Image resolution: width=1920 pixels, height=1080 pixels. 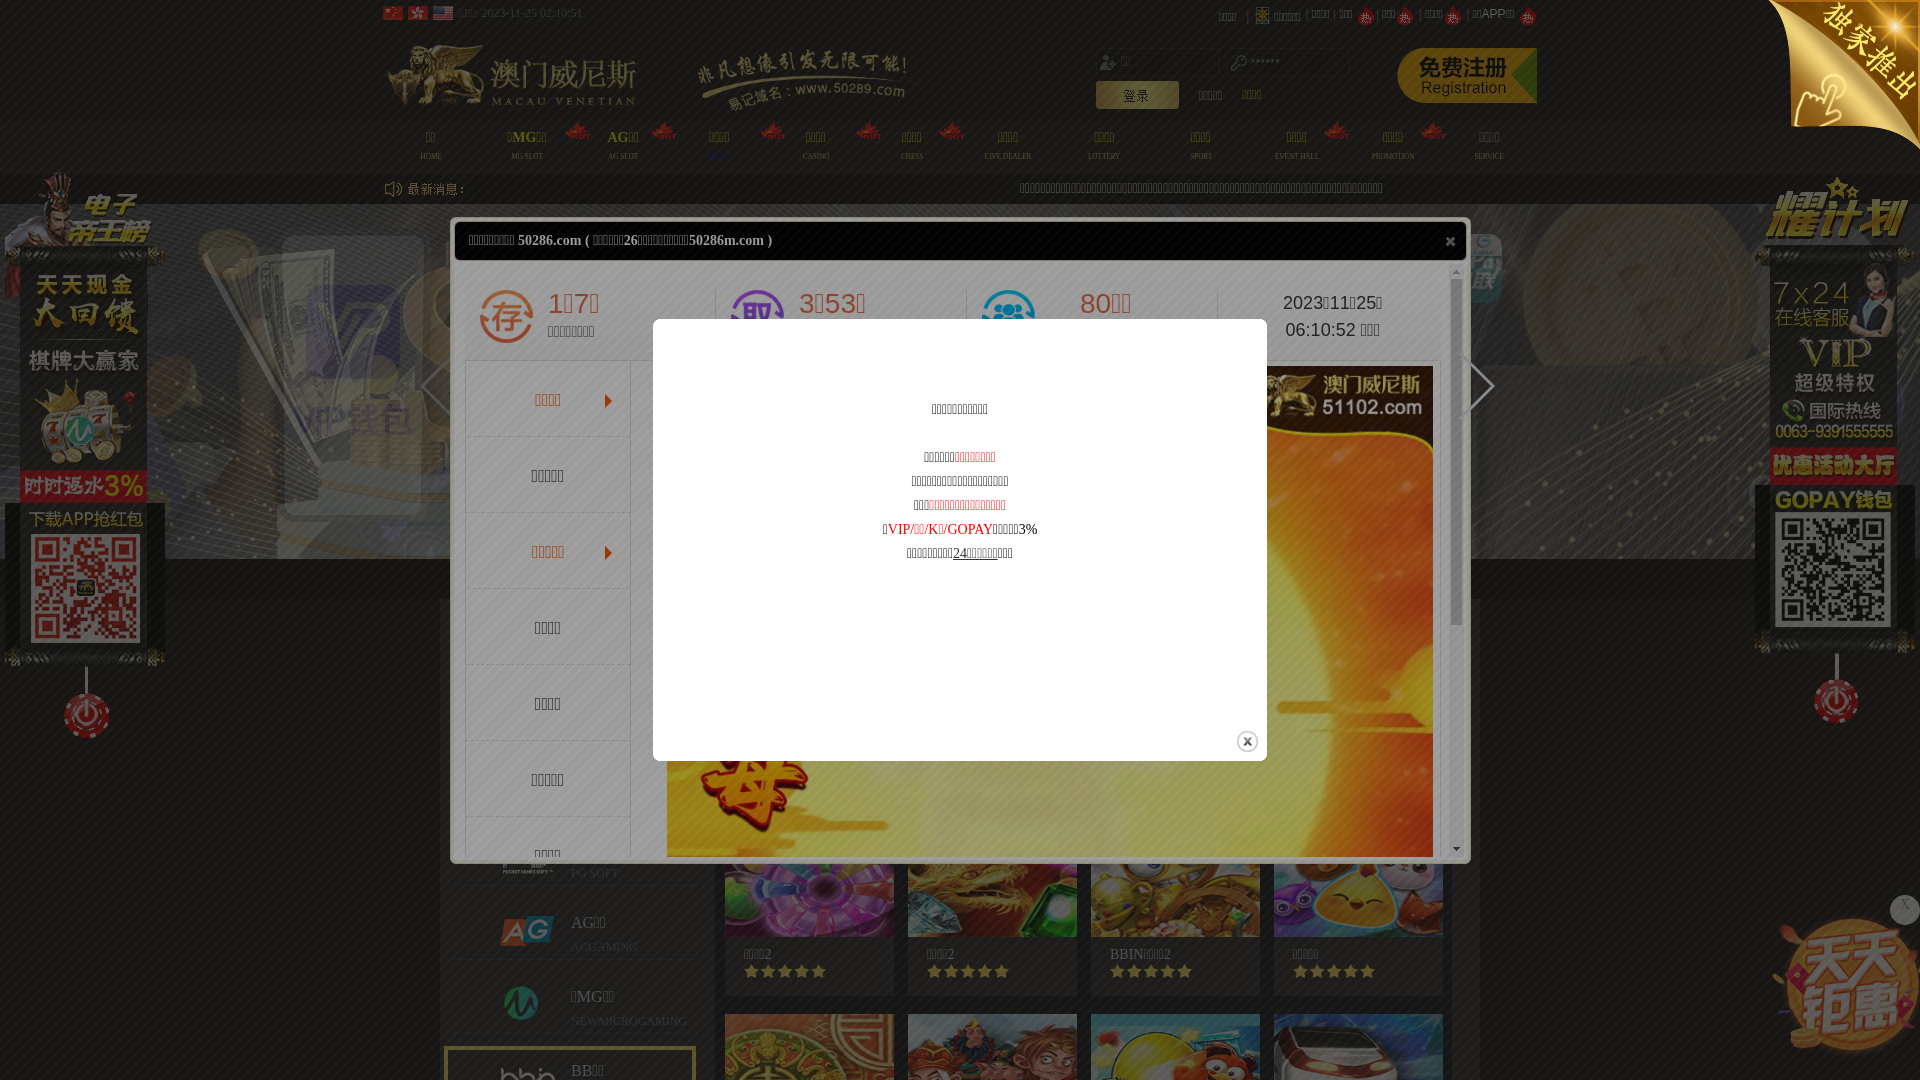 I want to click on 'close', so click(x=1246, y=741).